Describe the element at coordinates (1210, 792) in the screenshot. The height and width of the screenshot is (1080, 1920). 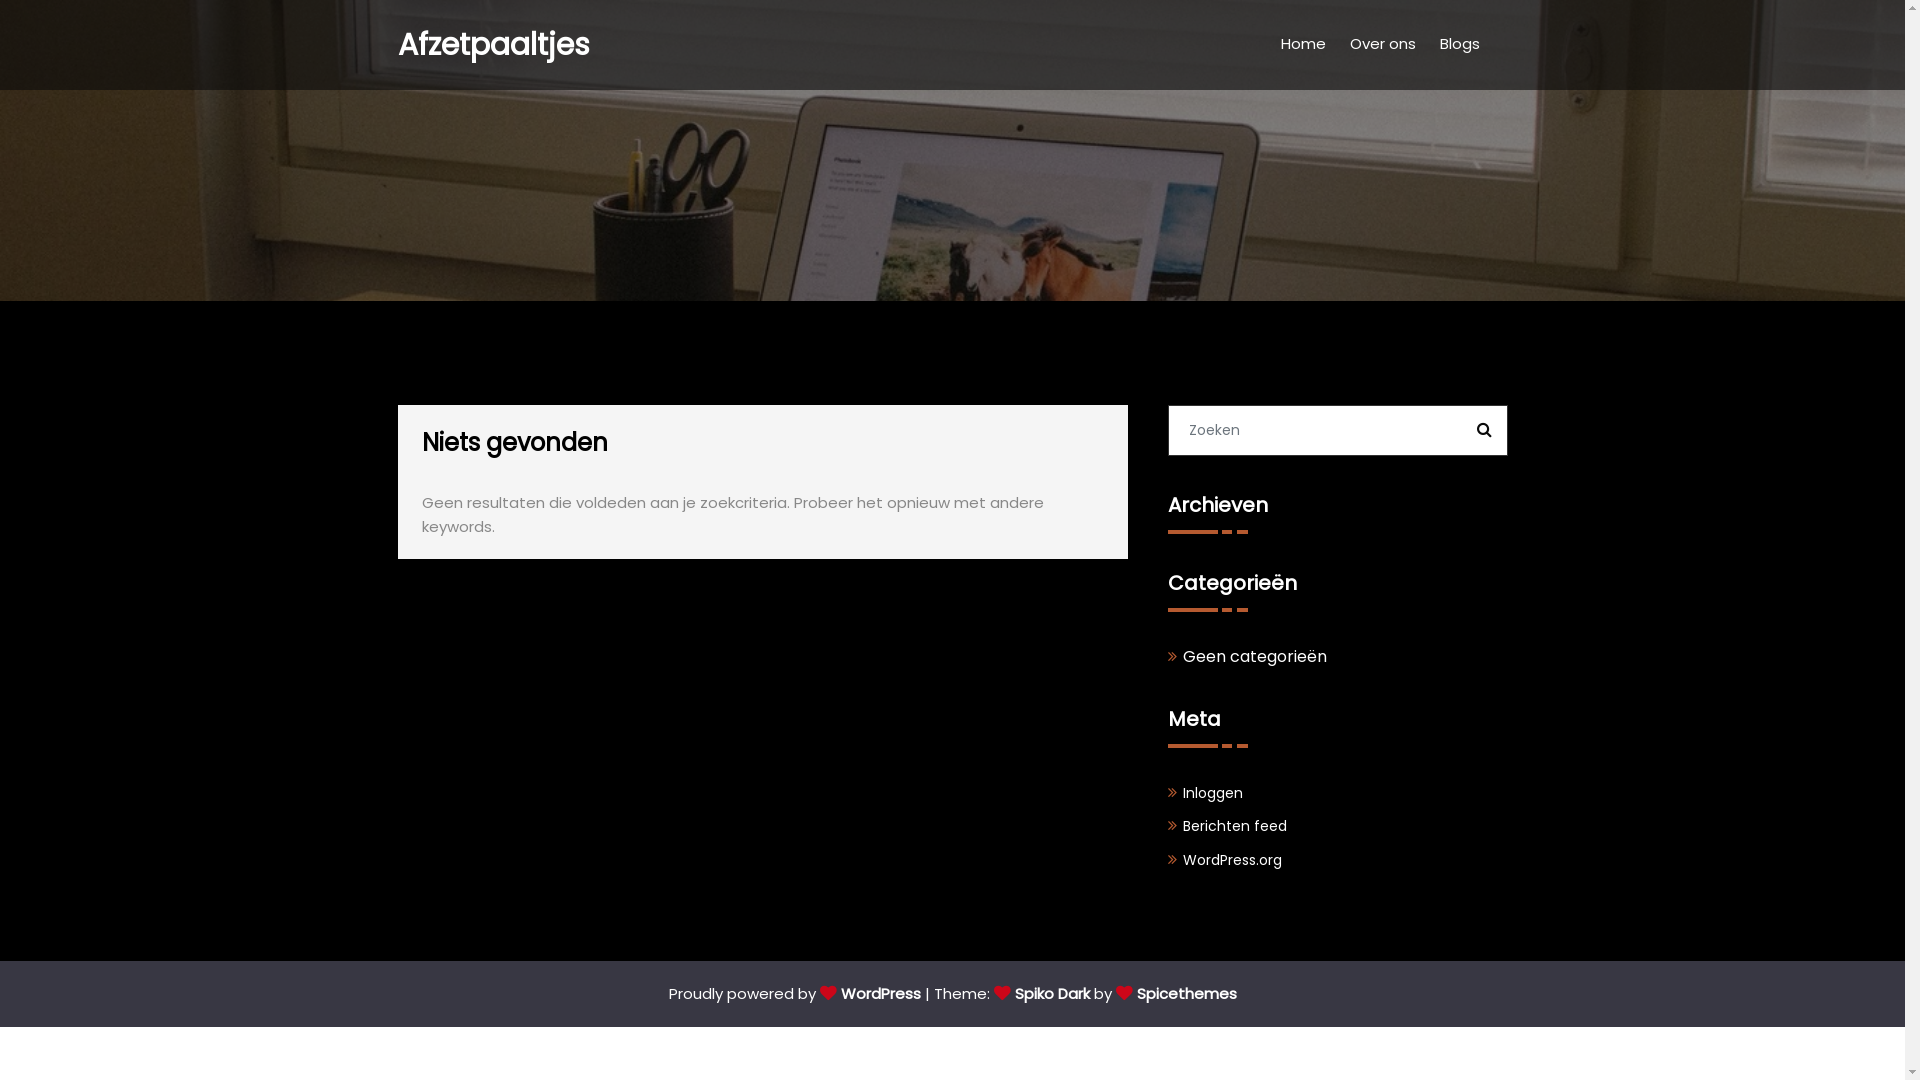
I see `'Inloggen'` at that location.